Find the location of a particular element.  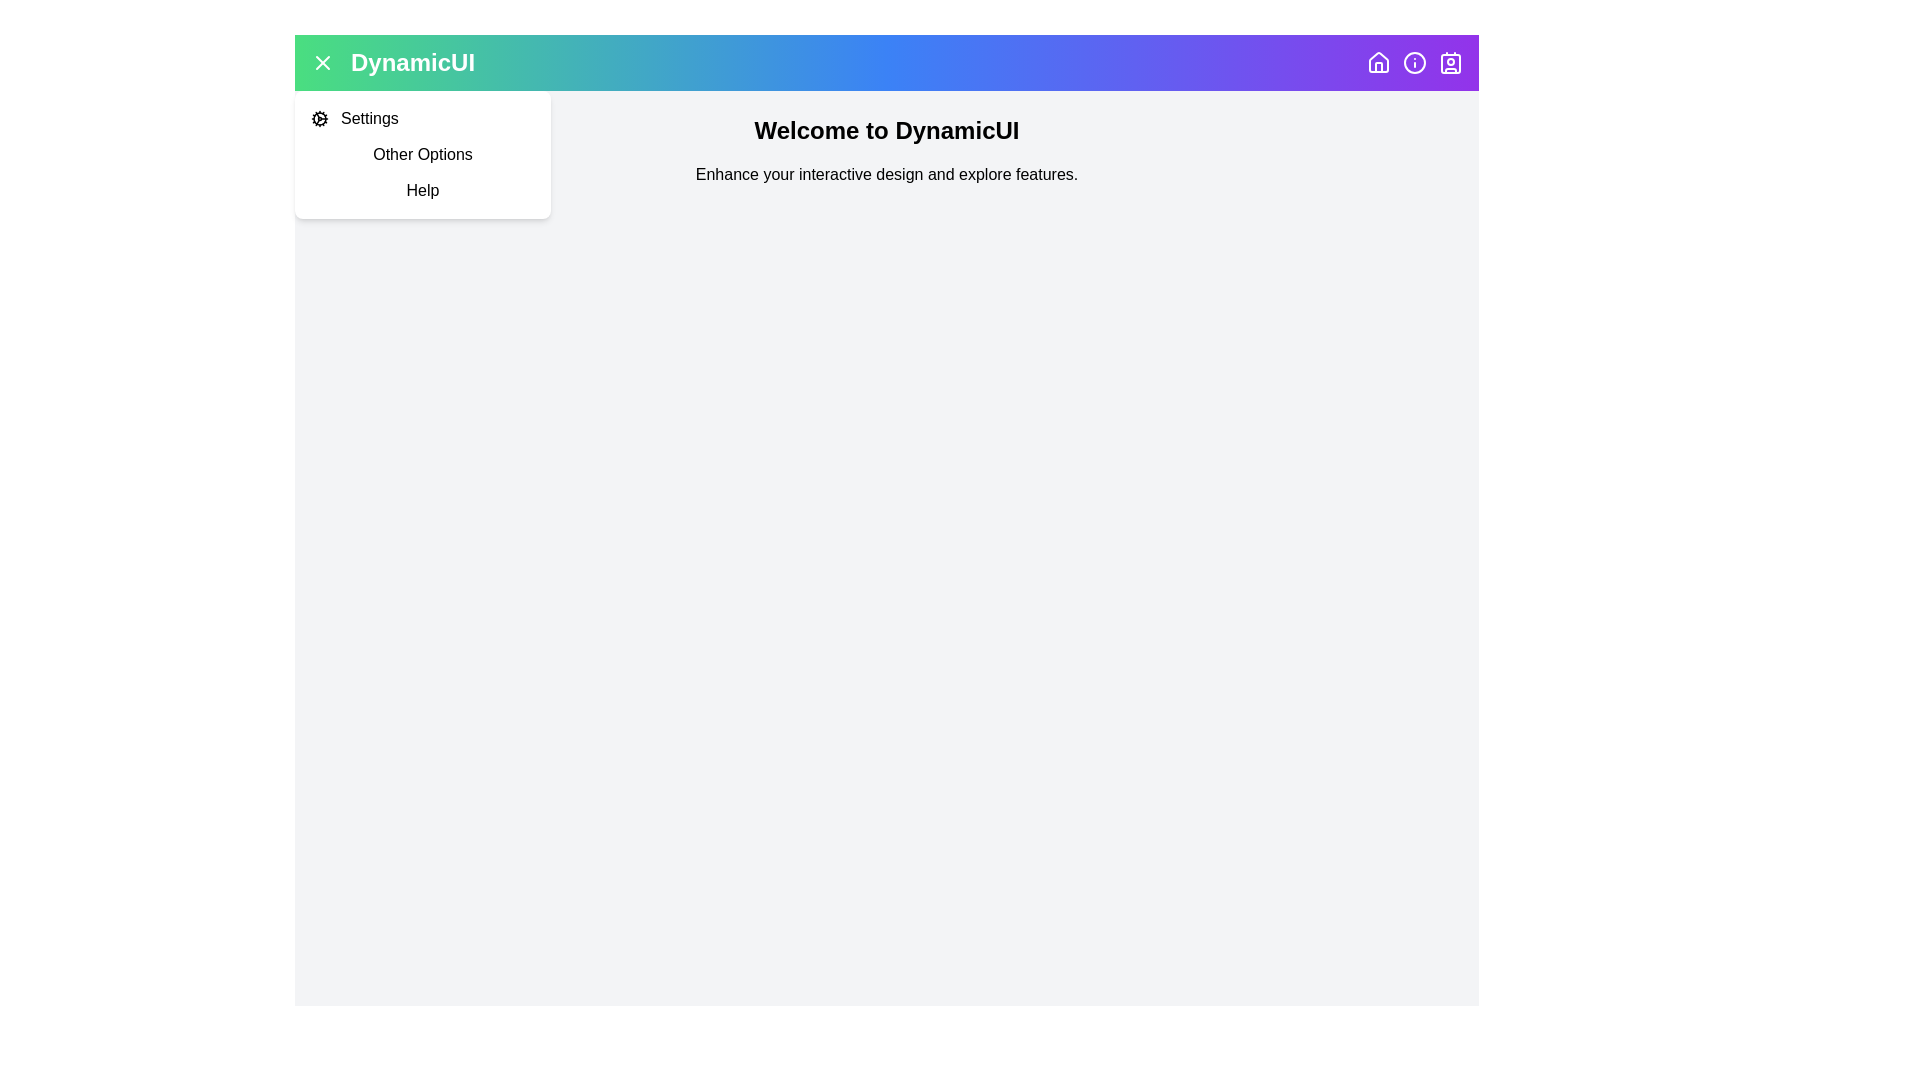

the 'Settings' text label in the dropdown menu, which is located to the right of the cogwheel icon and is the first option in the list is located at coordinates (369, 119).